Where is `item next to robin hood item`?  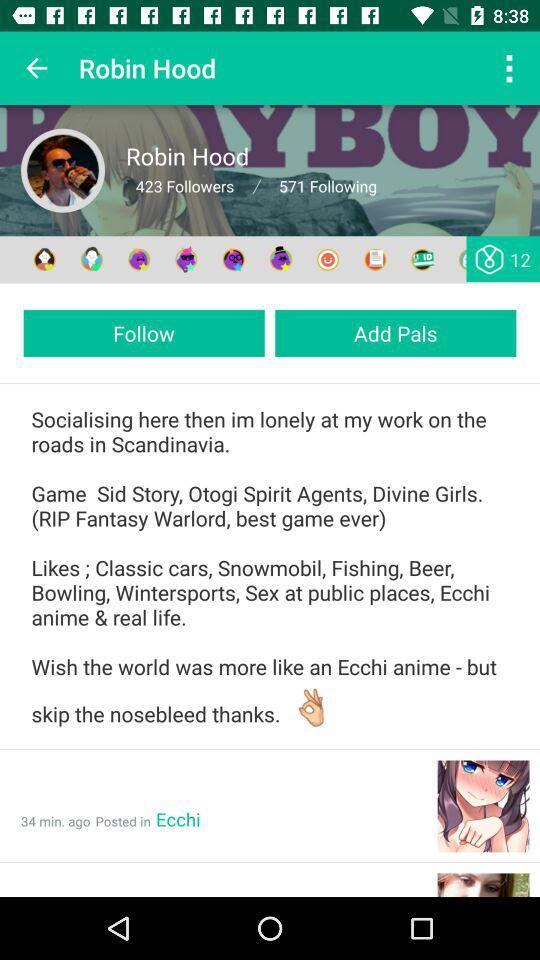
item next to robin hood item is located at coordinates (508, 68).